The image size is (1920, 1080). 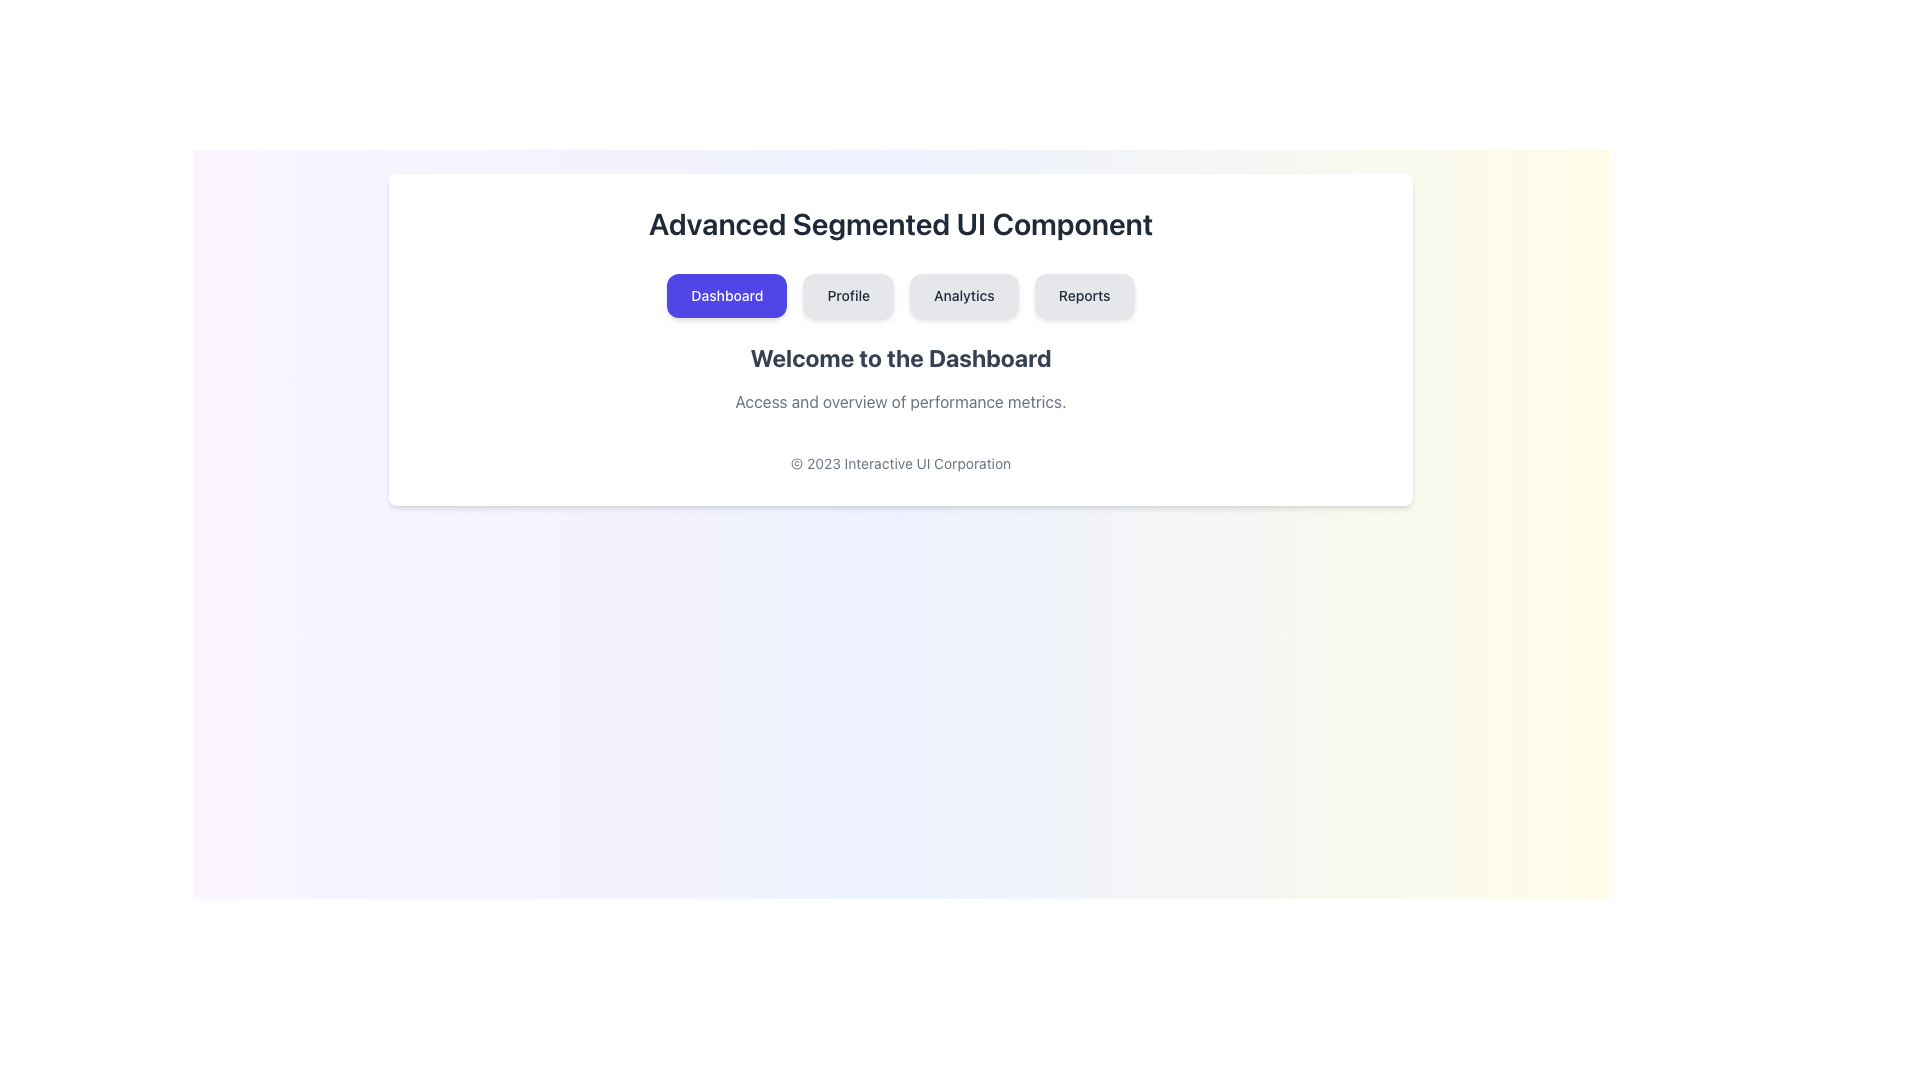 I want to click on the 'Reports' button, which is a rectangular button with rounded corners, featuring bold text in dark gray on a light gray background, positioned in the top-center of the interface, so click(x=1083, y=296).